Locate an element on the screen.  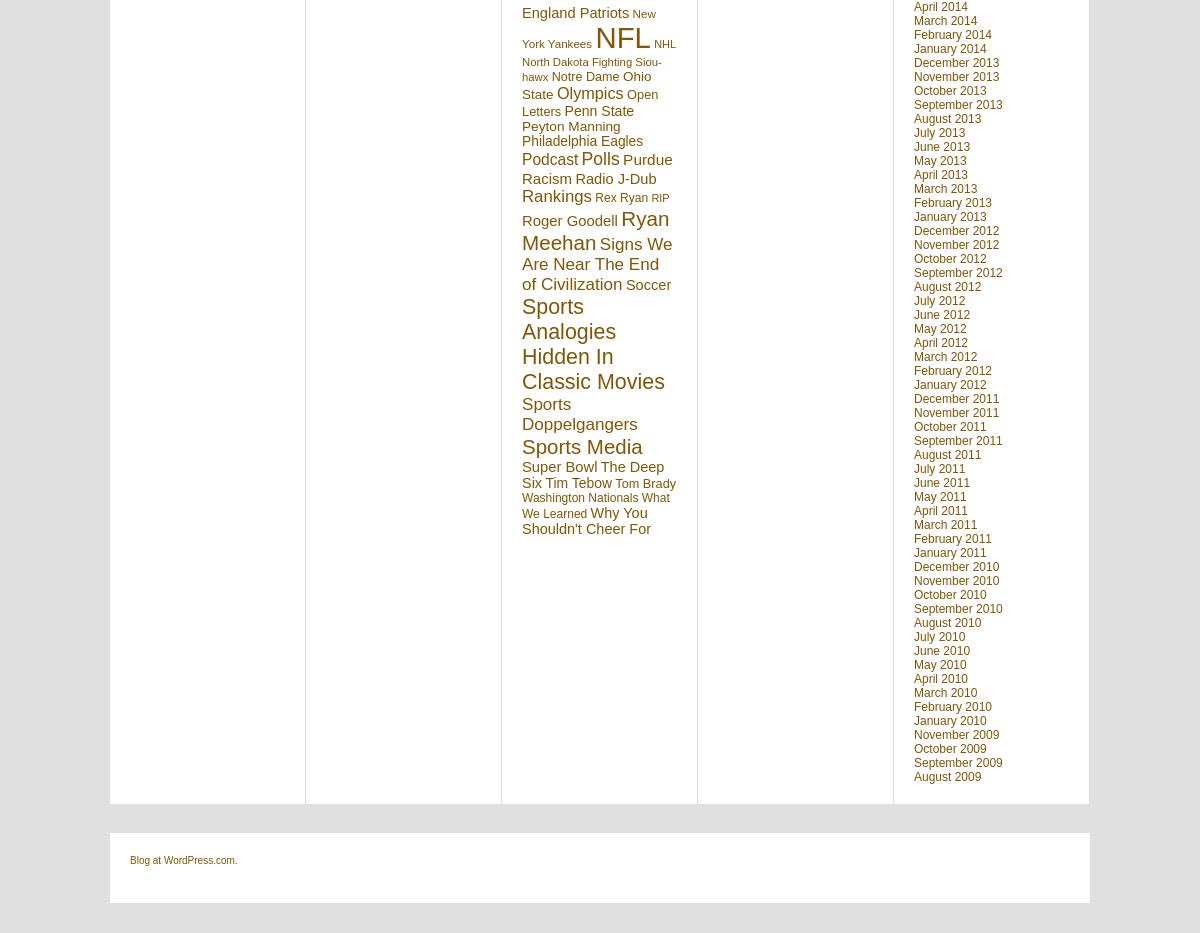
'June 2010' is located at coordinates (942, 649).